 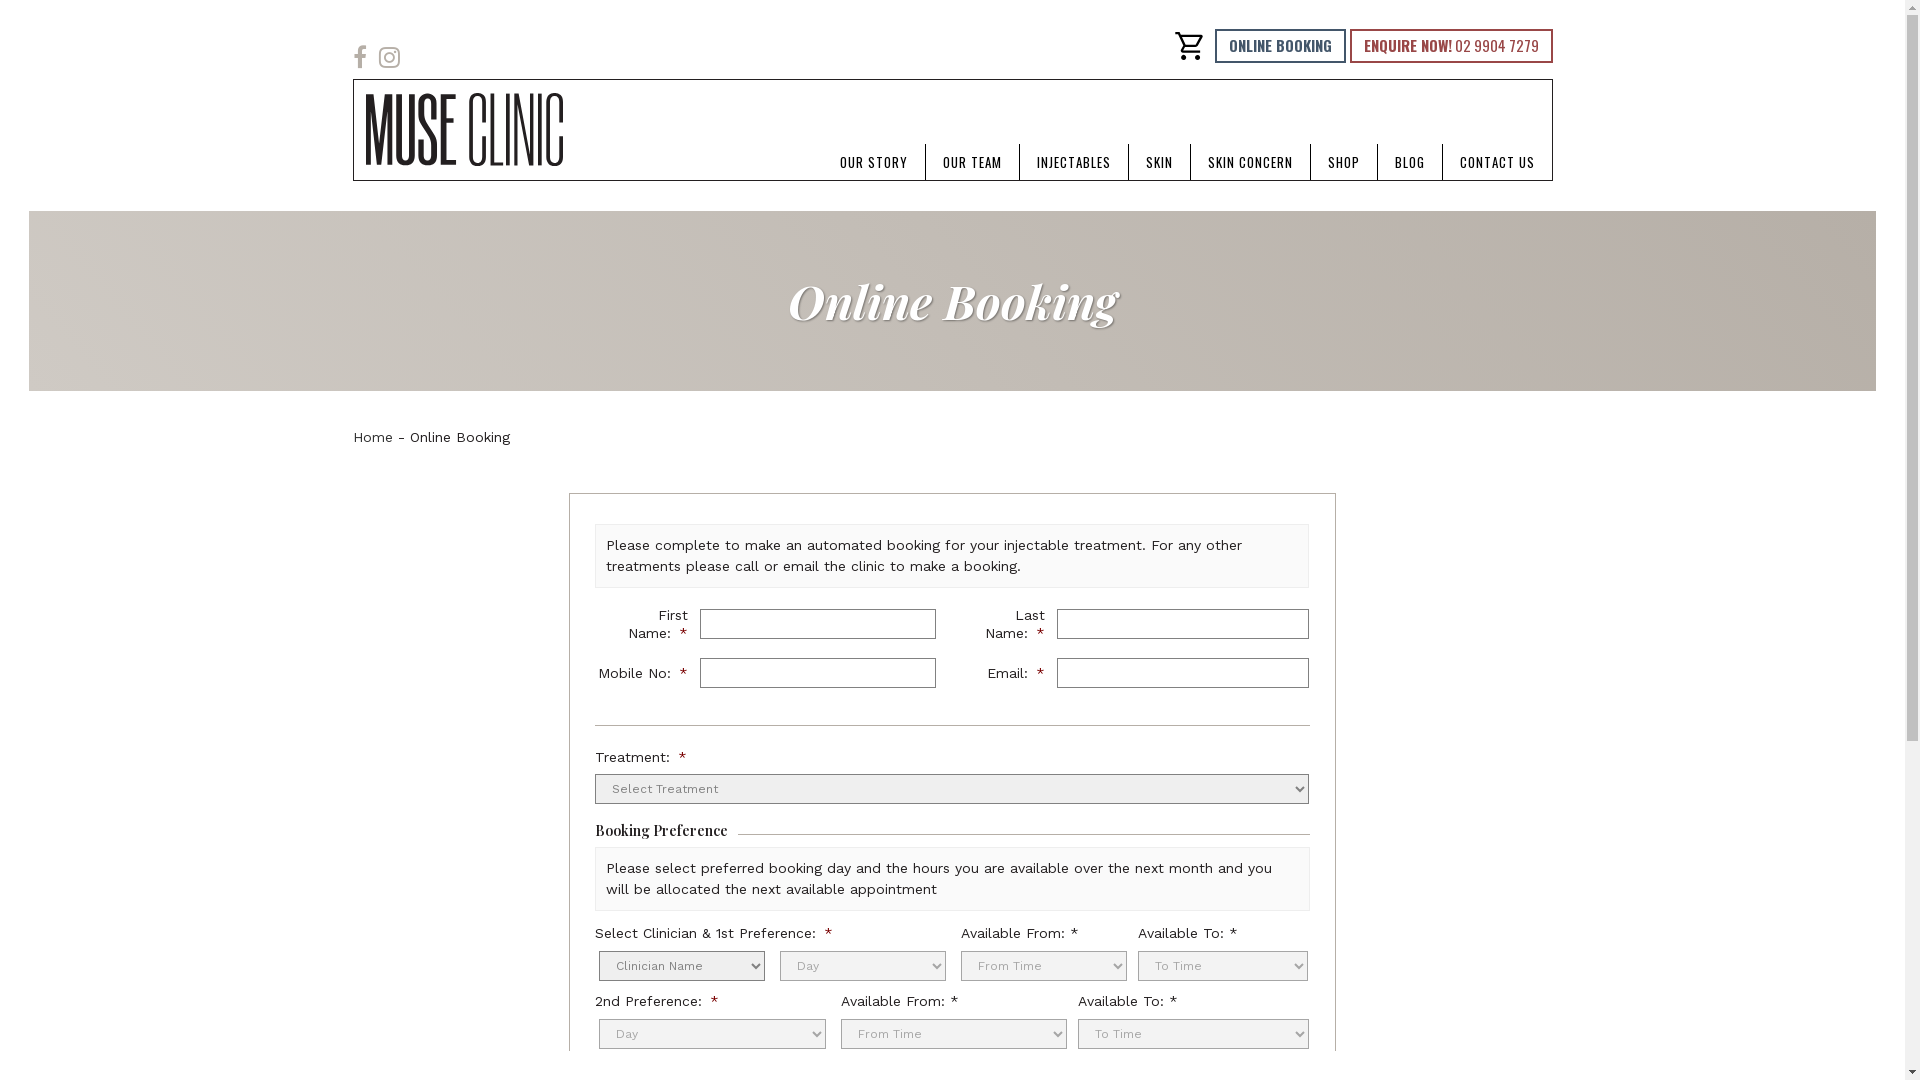 I want to click on 'Cart', so click(x=1189, y=45).